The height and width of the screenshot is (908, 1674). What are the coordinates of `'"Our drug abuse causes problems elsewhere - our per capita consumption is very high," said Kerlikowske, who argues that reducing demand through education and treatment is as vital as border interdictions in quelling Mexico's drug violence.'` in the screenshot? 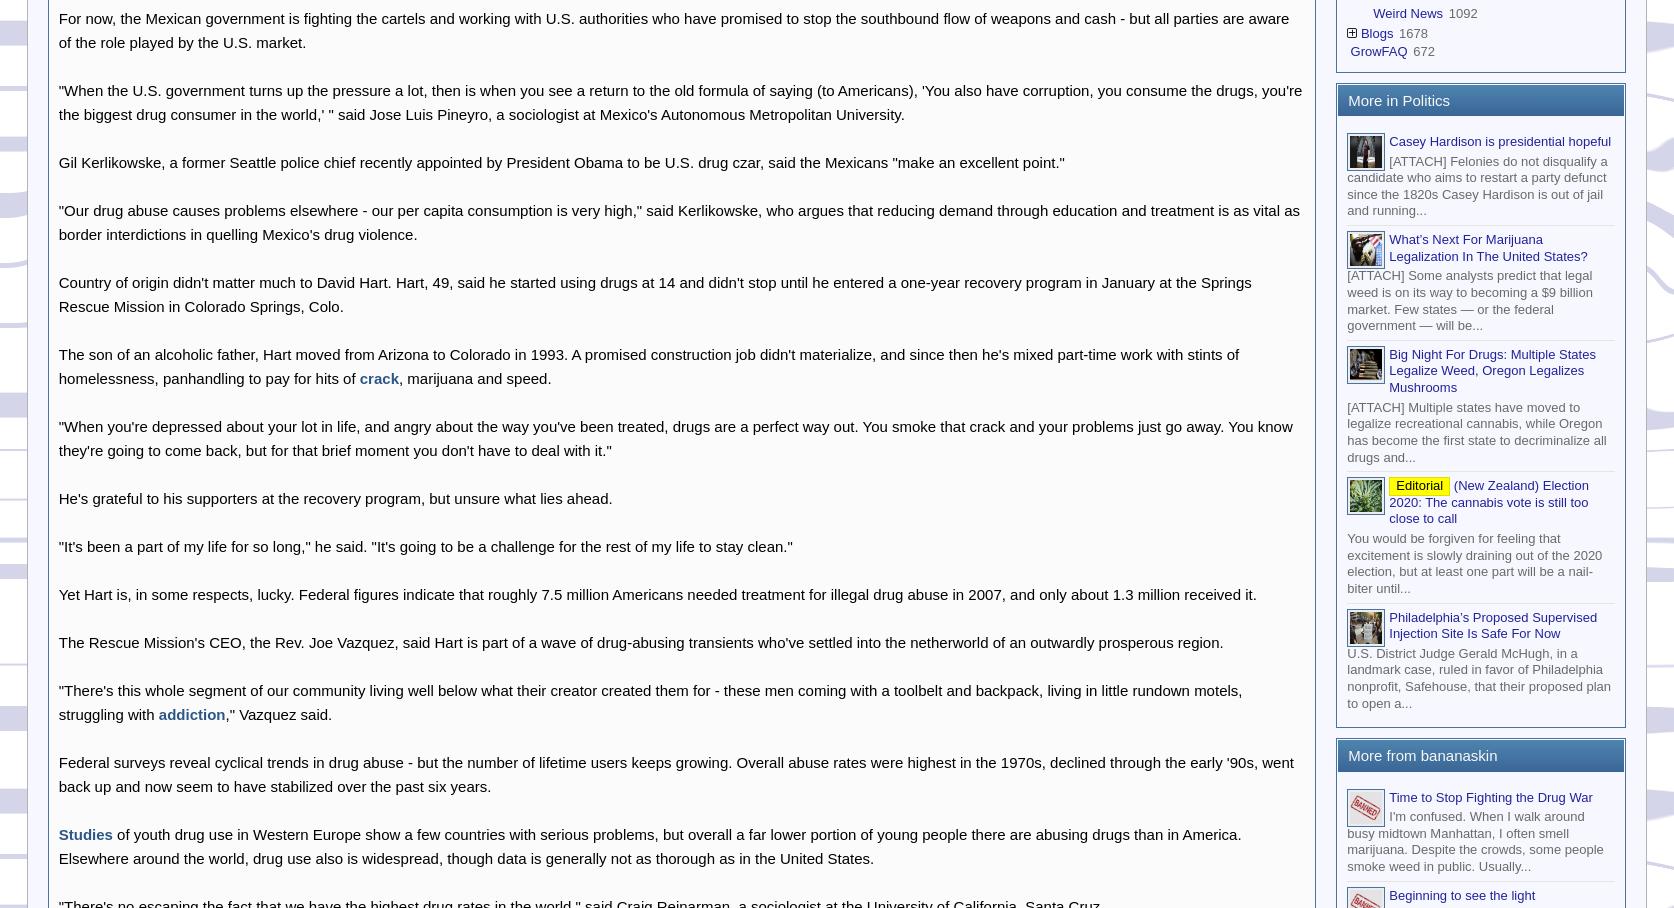 It's located at (678, 221).